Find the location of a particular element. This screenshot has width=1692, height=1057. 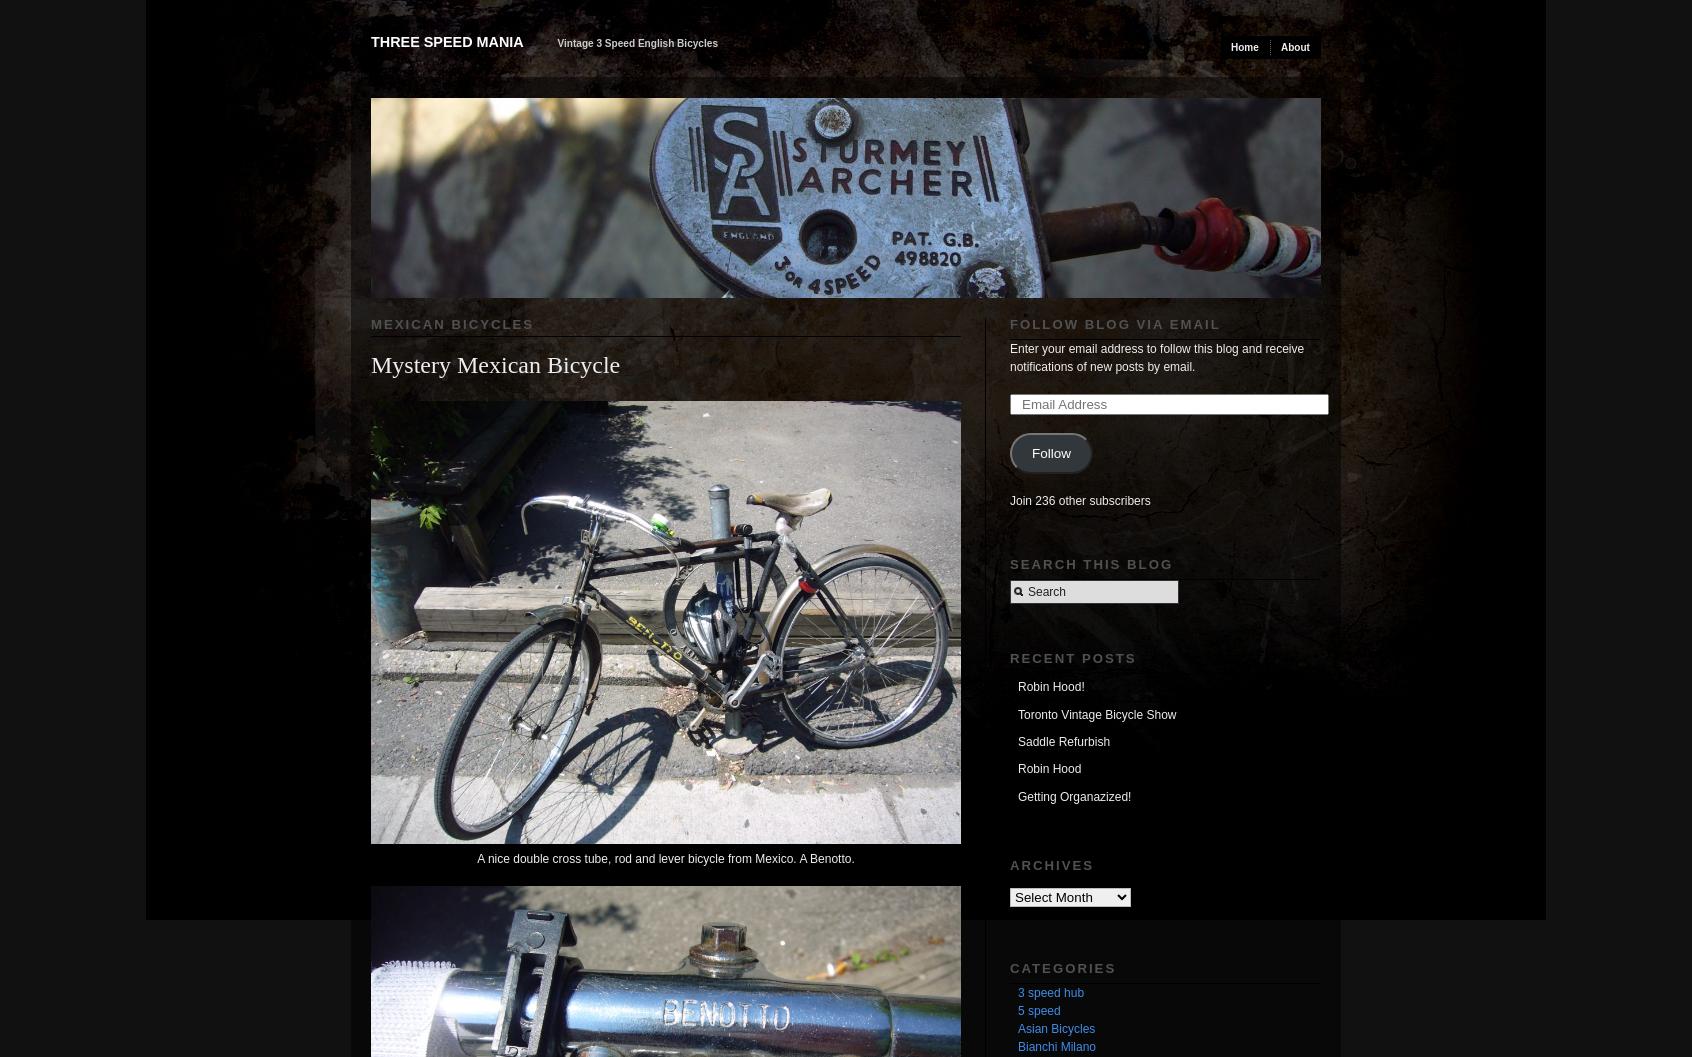

'Follow' is located at coordinates (1029, 453).